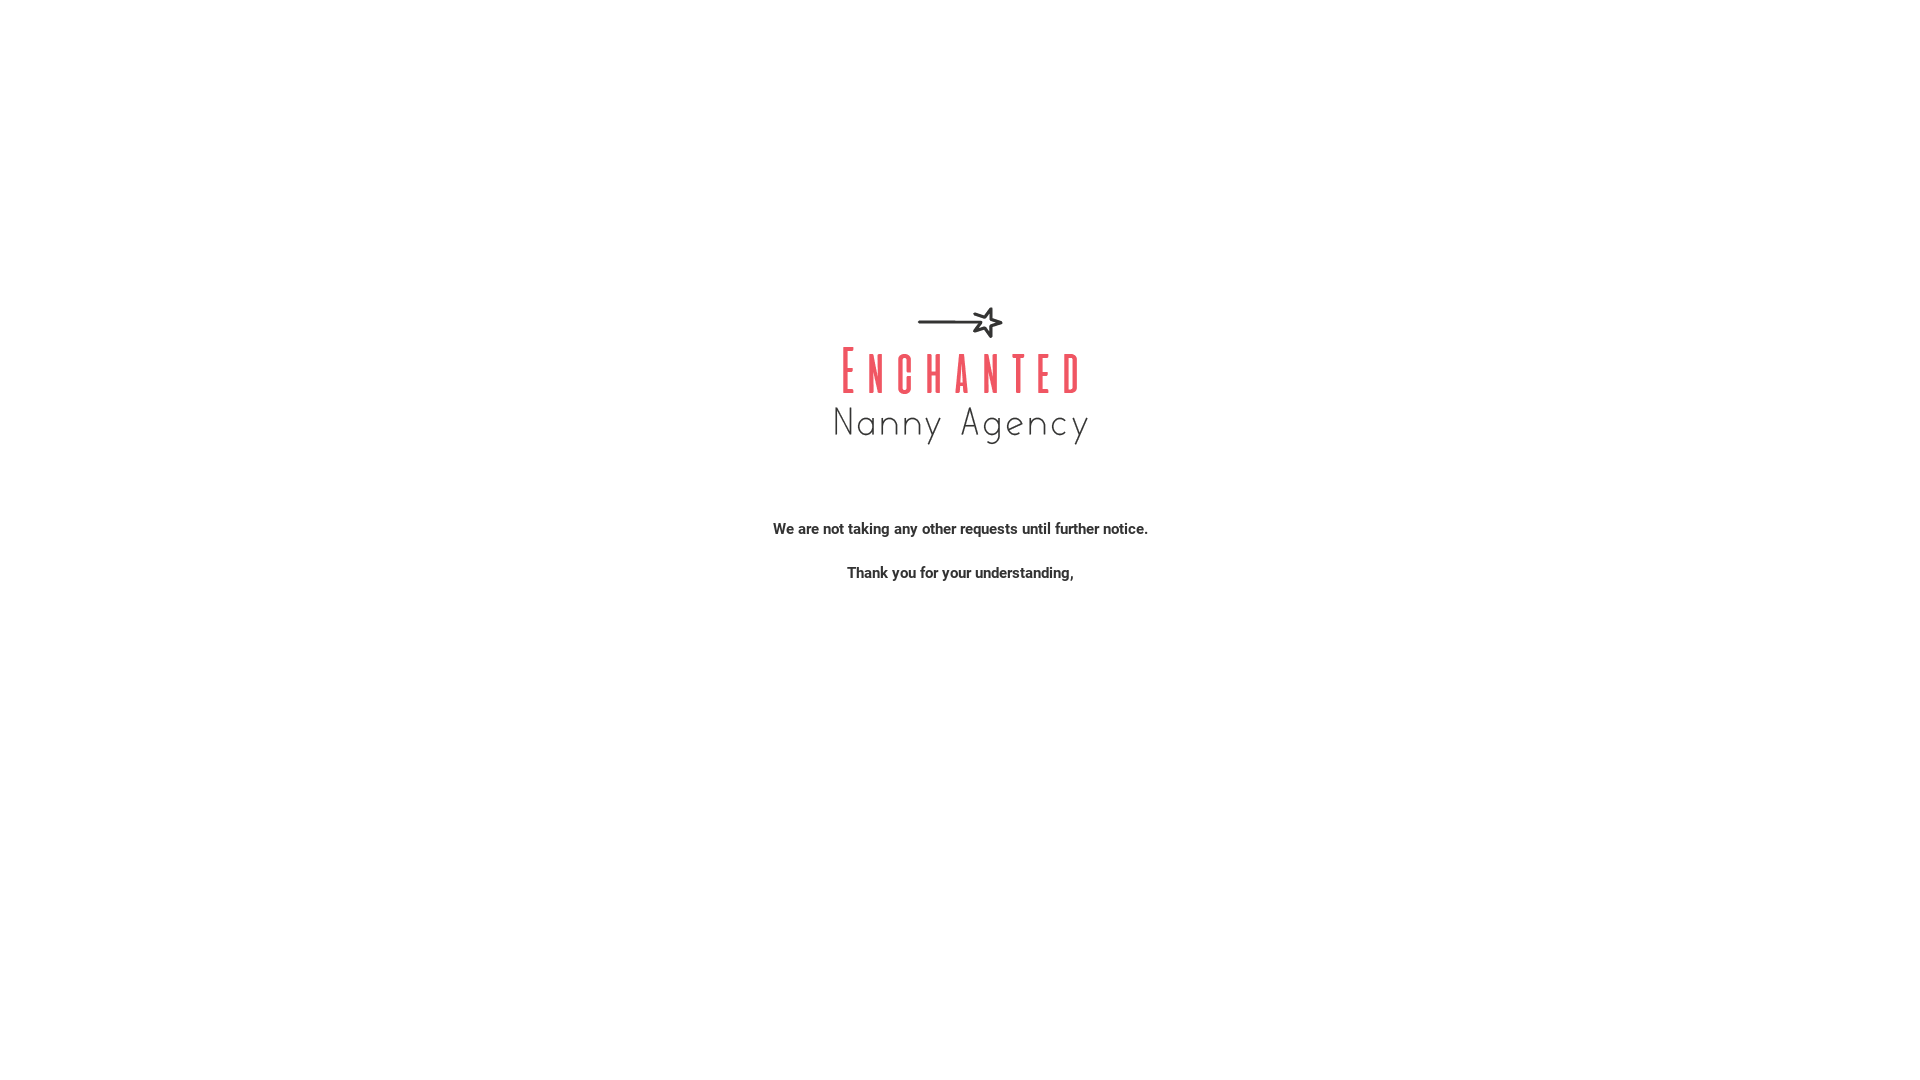 This screenshot has height=1080, width=1920. Describe the element at coordinates (960, 373) in the screenshot. I see `'Artboard 3 copy'` at that location.